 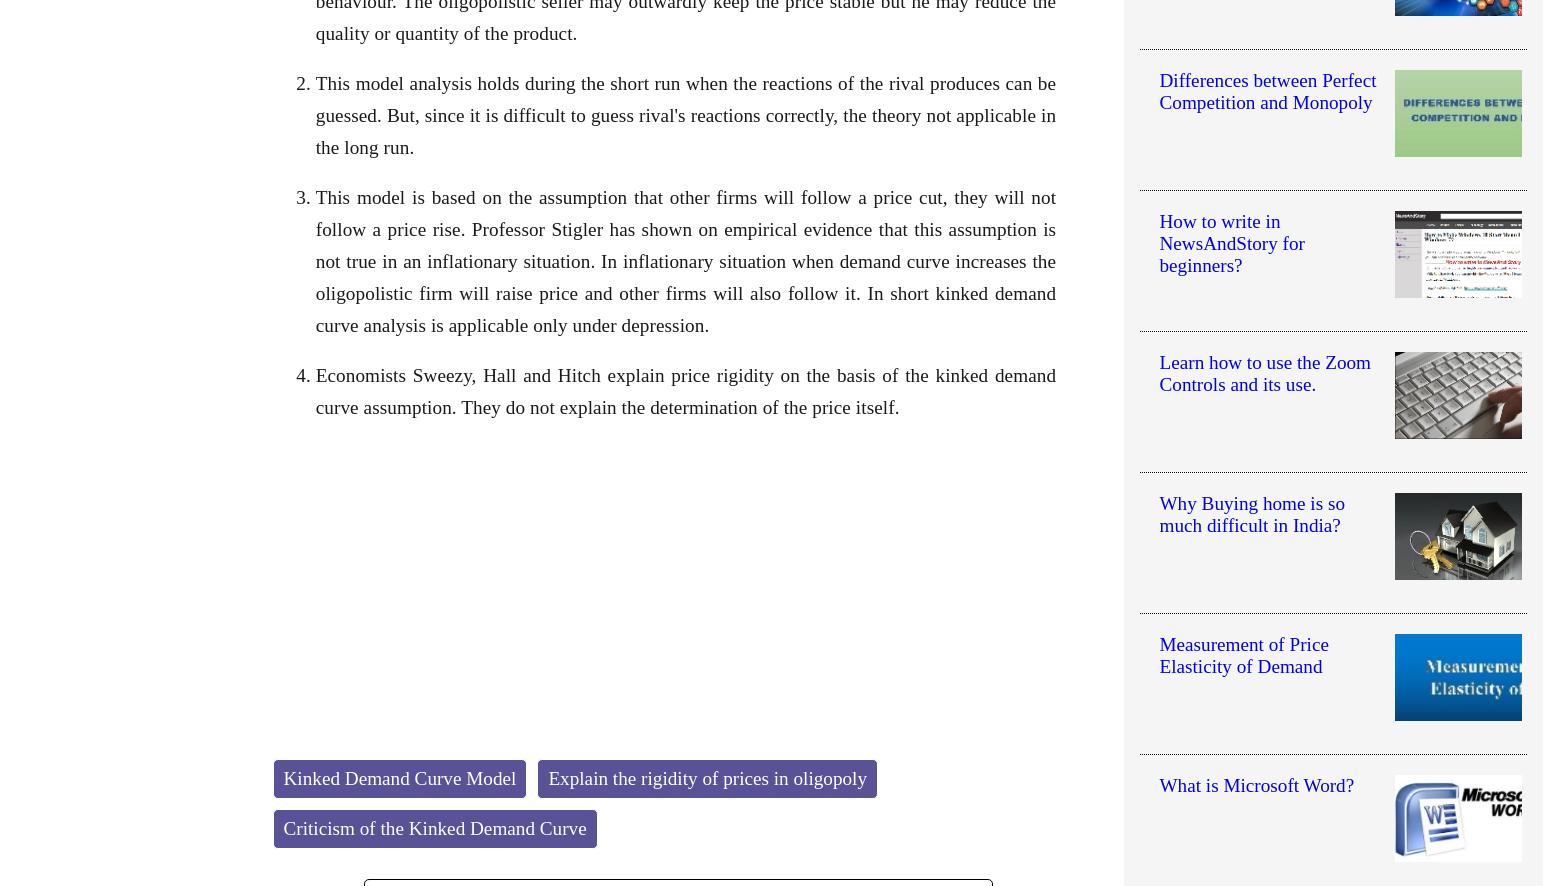 What do you see at coordinates (1157, 91) in the screenshot?
I see `'Differences between Perfect Competition and Monopoly'` at bounding box center [1157, 91].